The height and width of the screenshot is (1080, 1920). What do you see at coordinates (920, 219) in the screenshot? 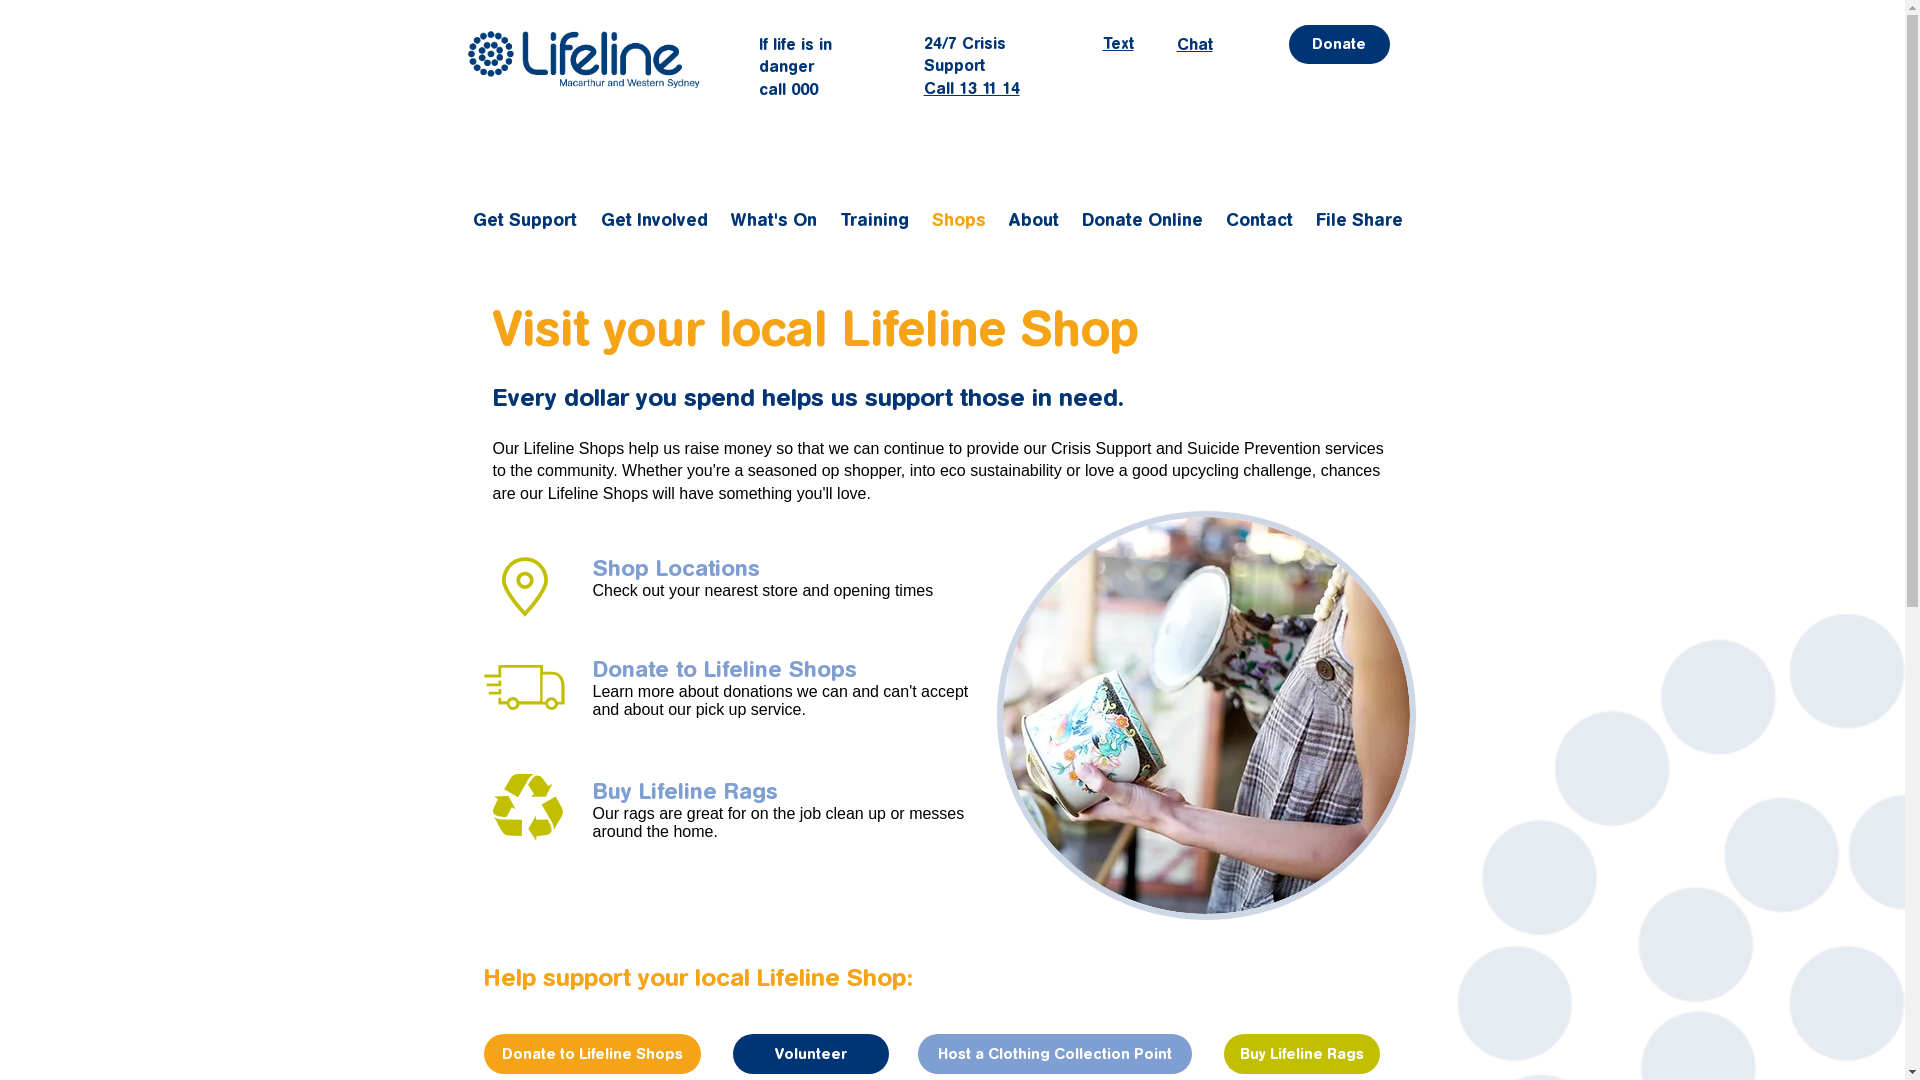
I see `'Shops'` at bounding box center [920, 219].